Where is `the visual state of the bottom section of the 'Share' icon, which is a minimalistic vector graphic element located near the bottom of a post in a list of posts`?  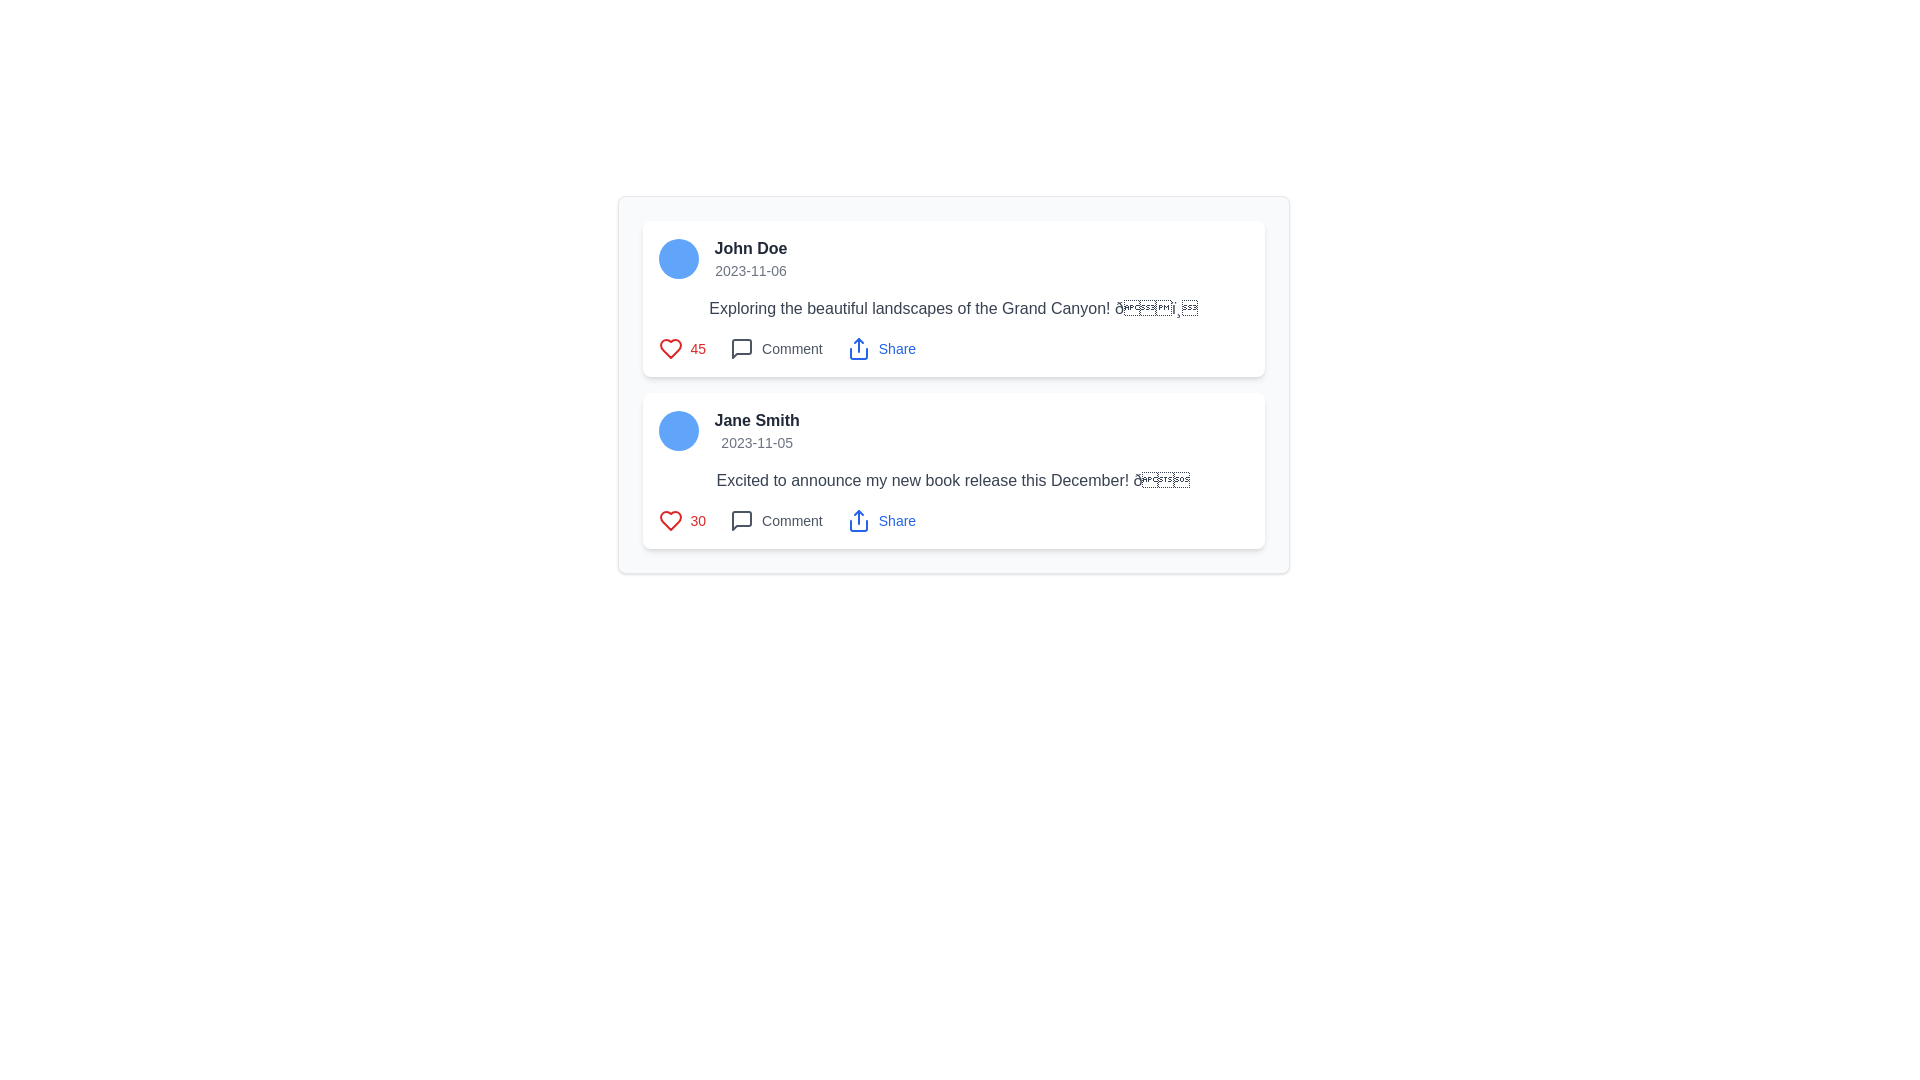 the visual state of the bottom section of the 'Share' icon, which is a minimalistic vector graphic element located near the bottom of a post in a list of posts is located at coordinates (858, 353).